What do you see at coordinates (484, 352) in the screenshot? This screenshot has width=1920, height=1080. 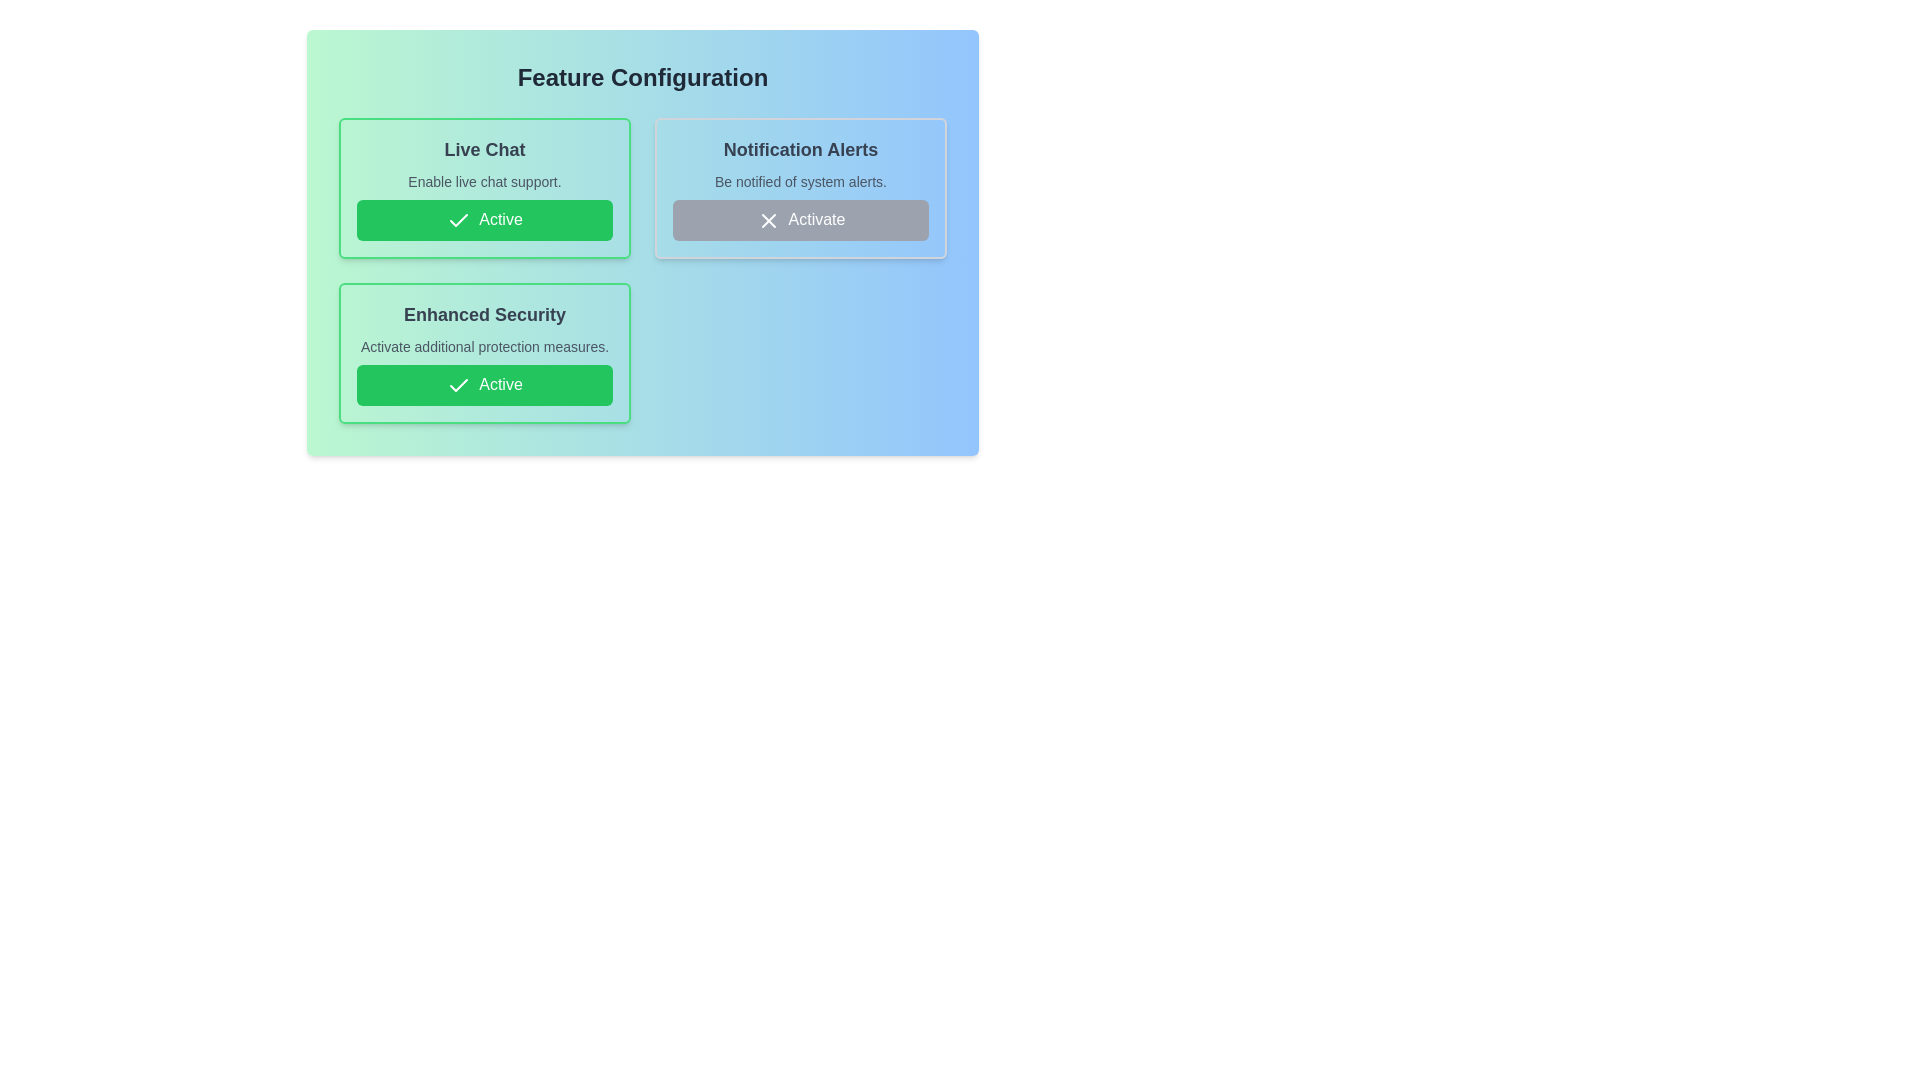 I see `the feature item Enhanced Security to observe the hover effect` at bounding box center [484, 352].